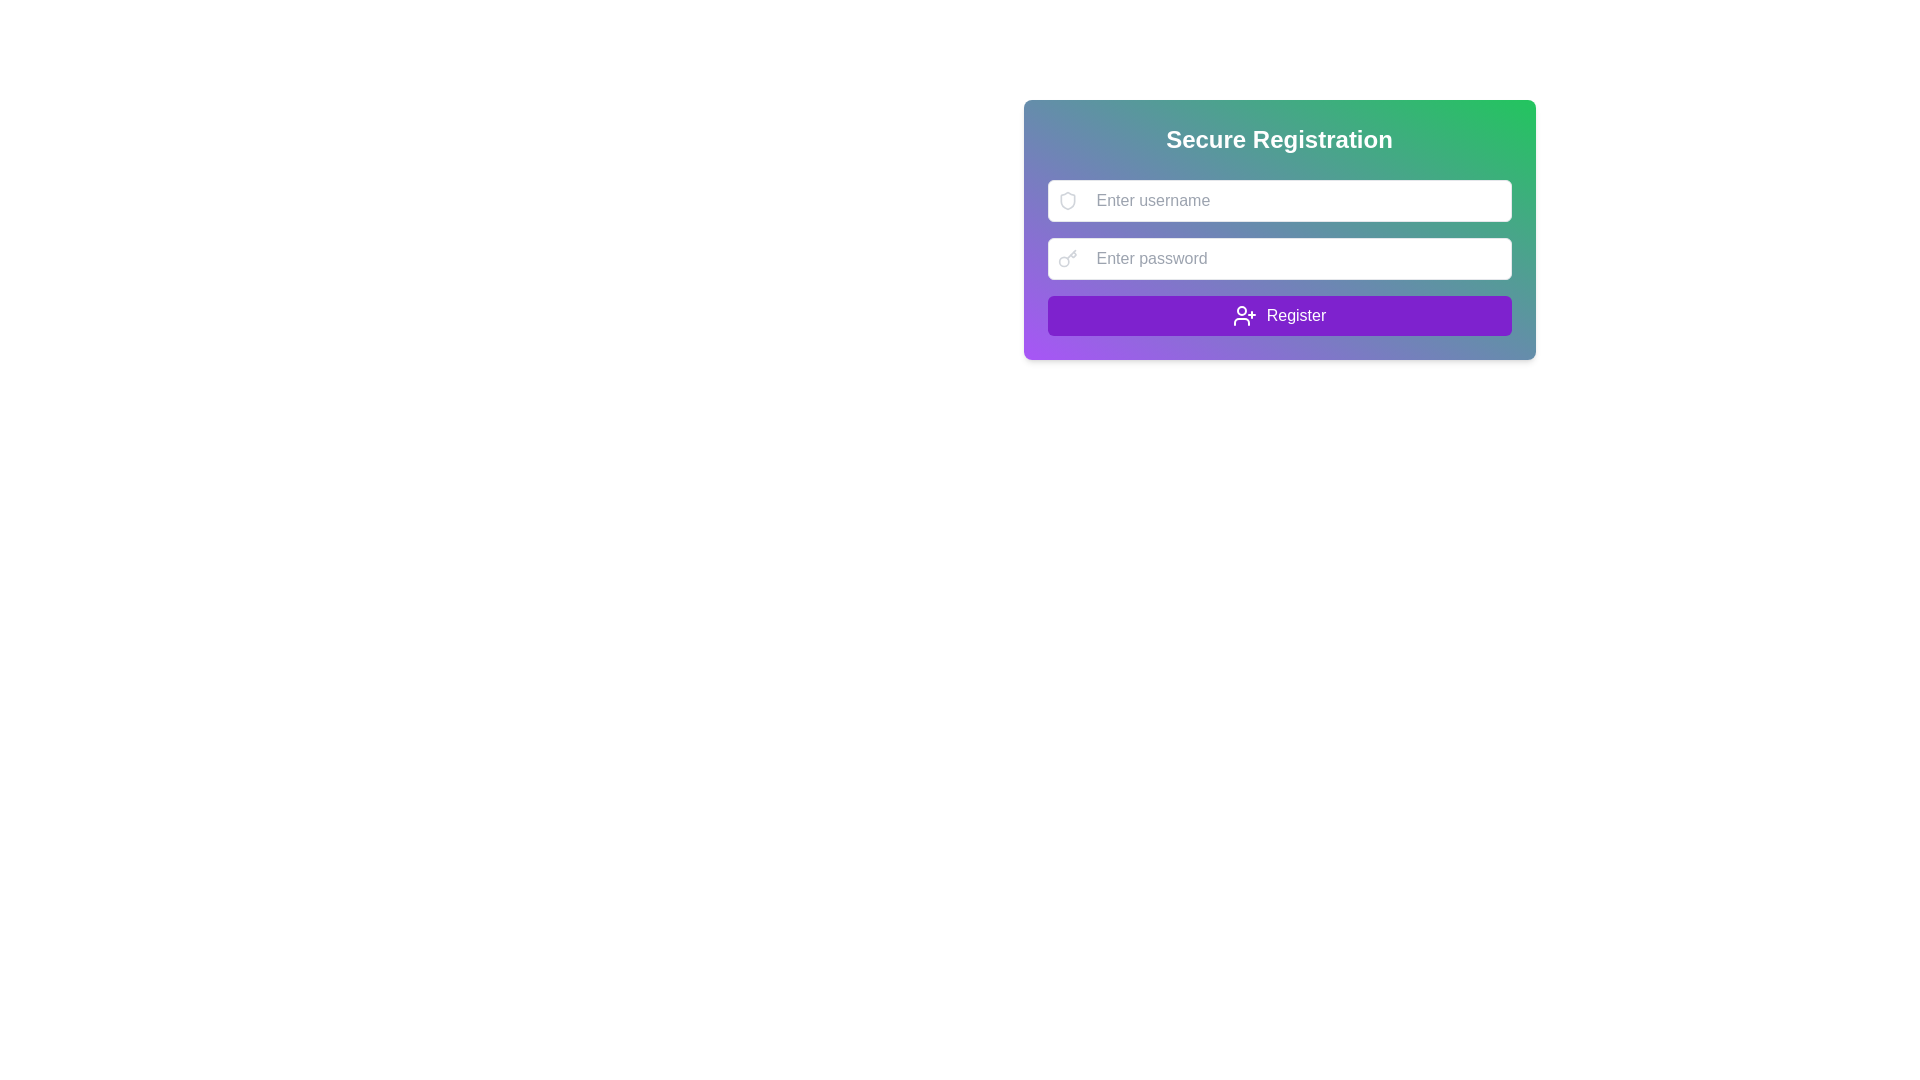 Image resolution: width=1920 pixels, height=1080 pixels. Describe the element at coordinates (1243, 315) in the screenshot. I see `the user icon with a plus sign positioned to the left inside the 'Register' button` at that location.